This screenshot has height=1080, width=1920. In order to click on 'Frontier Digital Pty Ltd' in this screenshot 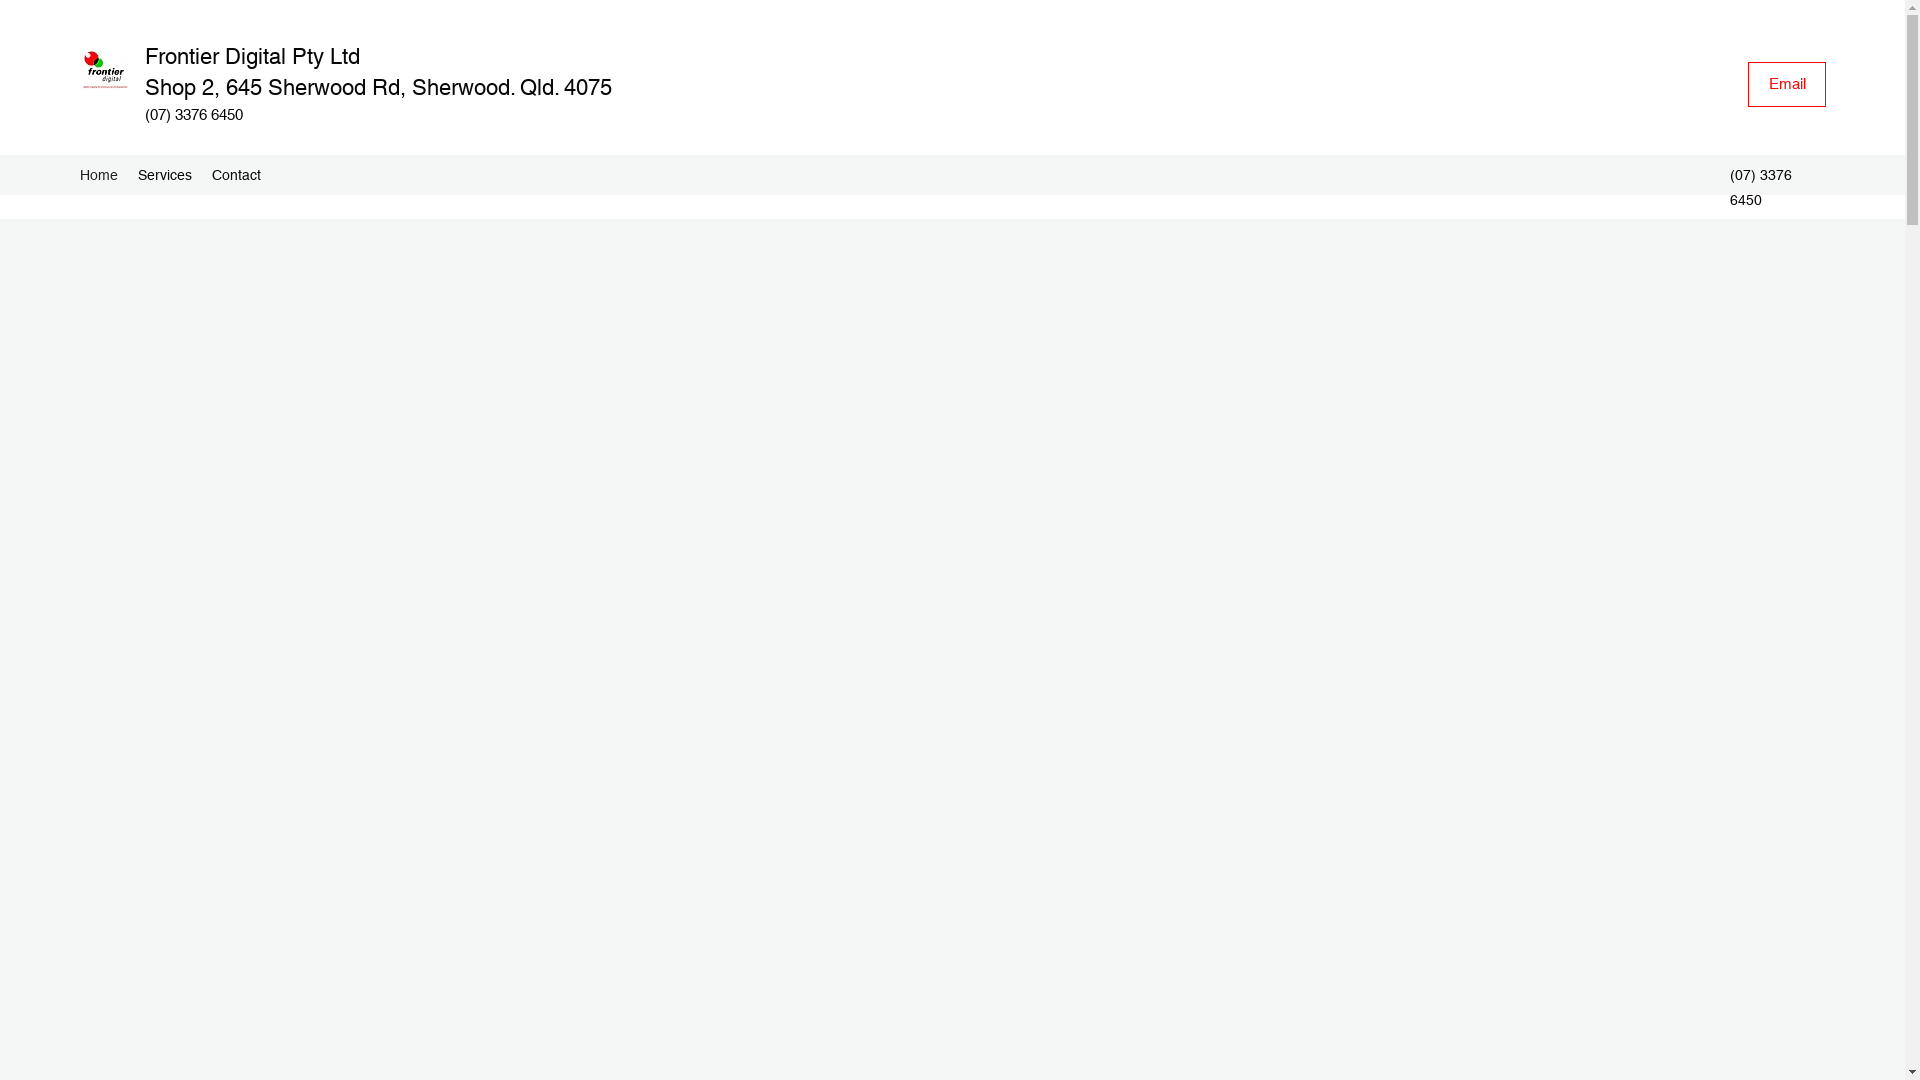, I will do `click(251, 55)`.